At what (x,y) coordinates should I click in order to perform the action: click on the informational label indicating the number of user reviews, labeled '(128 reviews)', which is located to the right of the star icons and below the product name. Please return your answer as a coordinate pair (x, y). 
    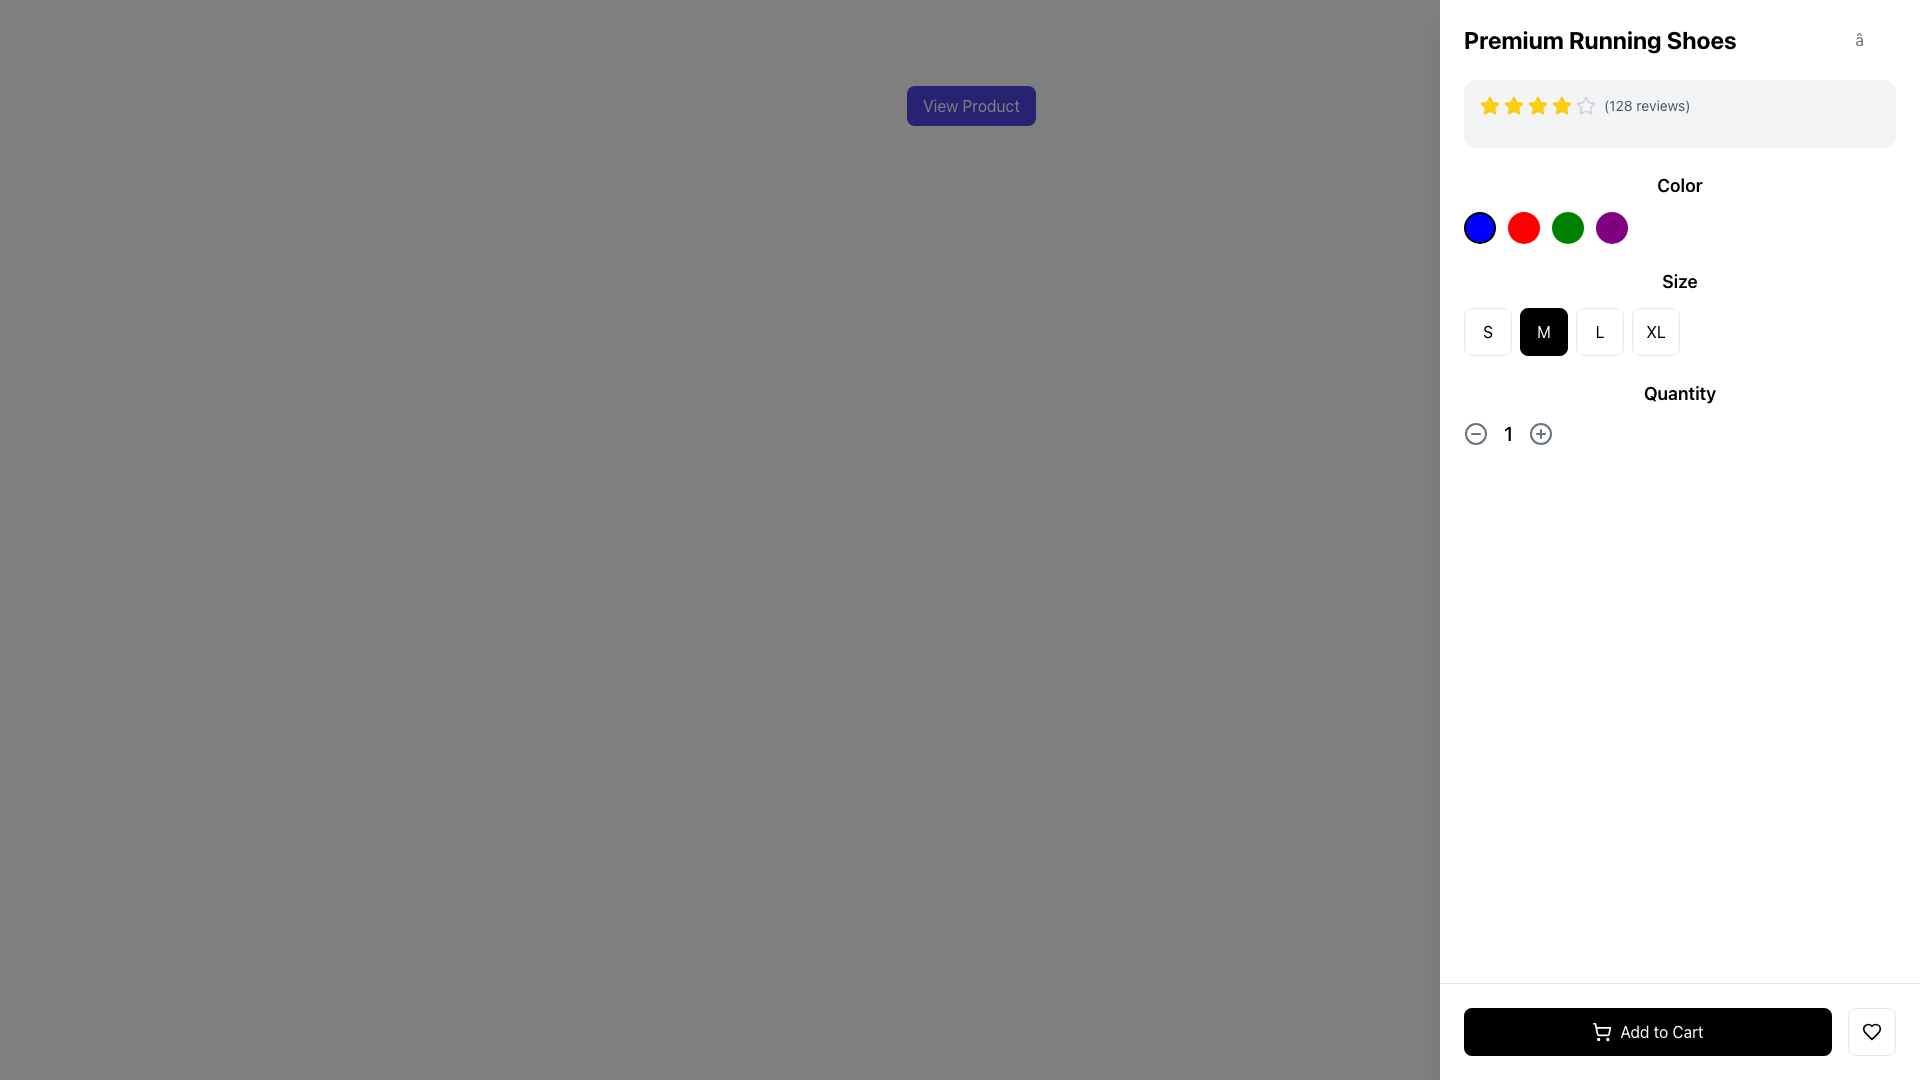
    Looking at the image, I should click on (1647, 105).